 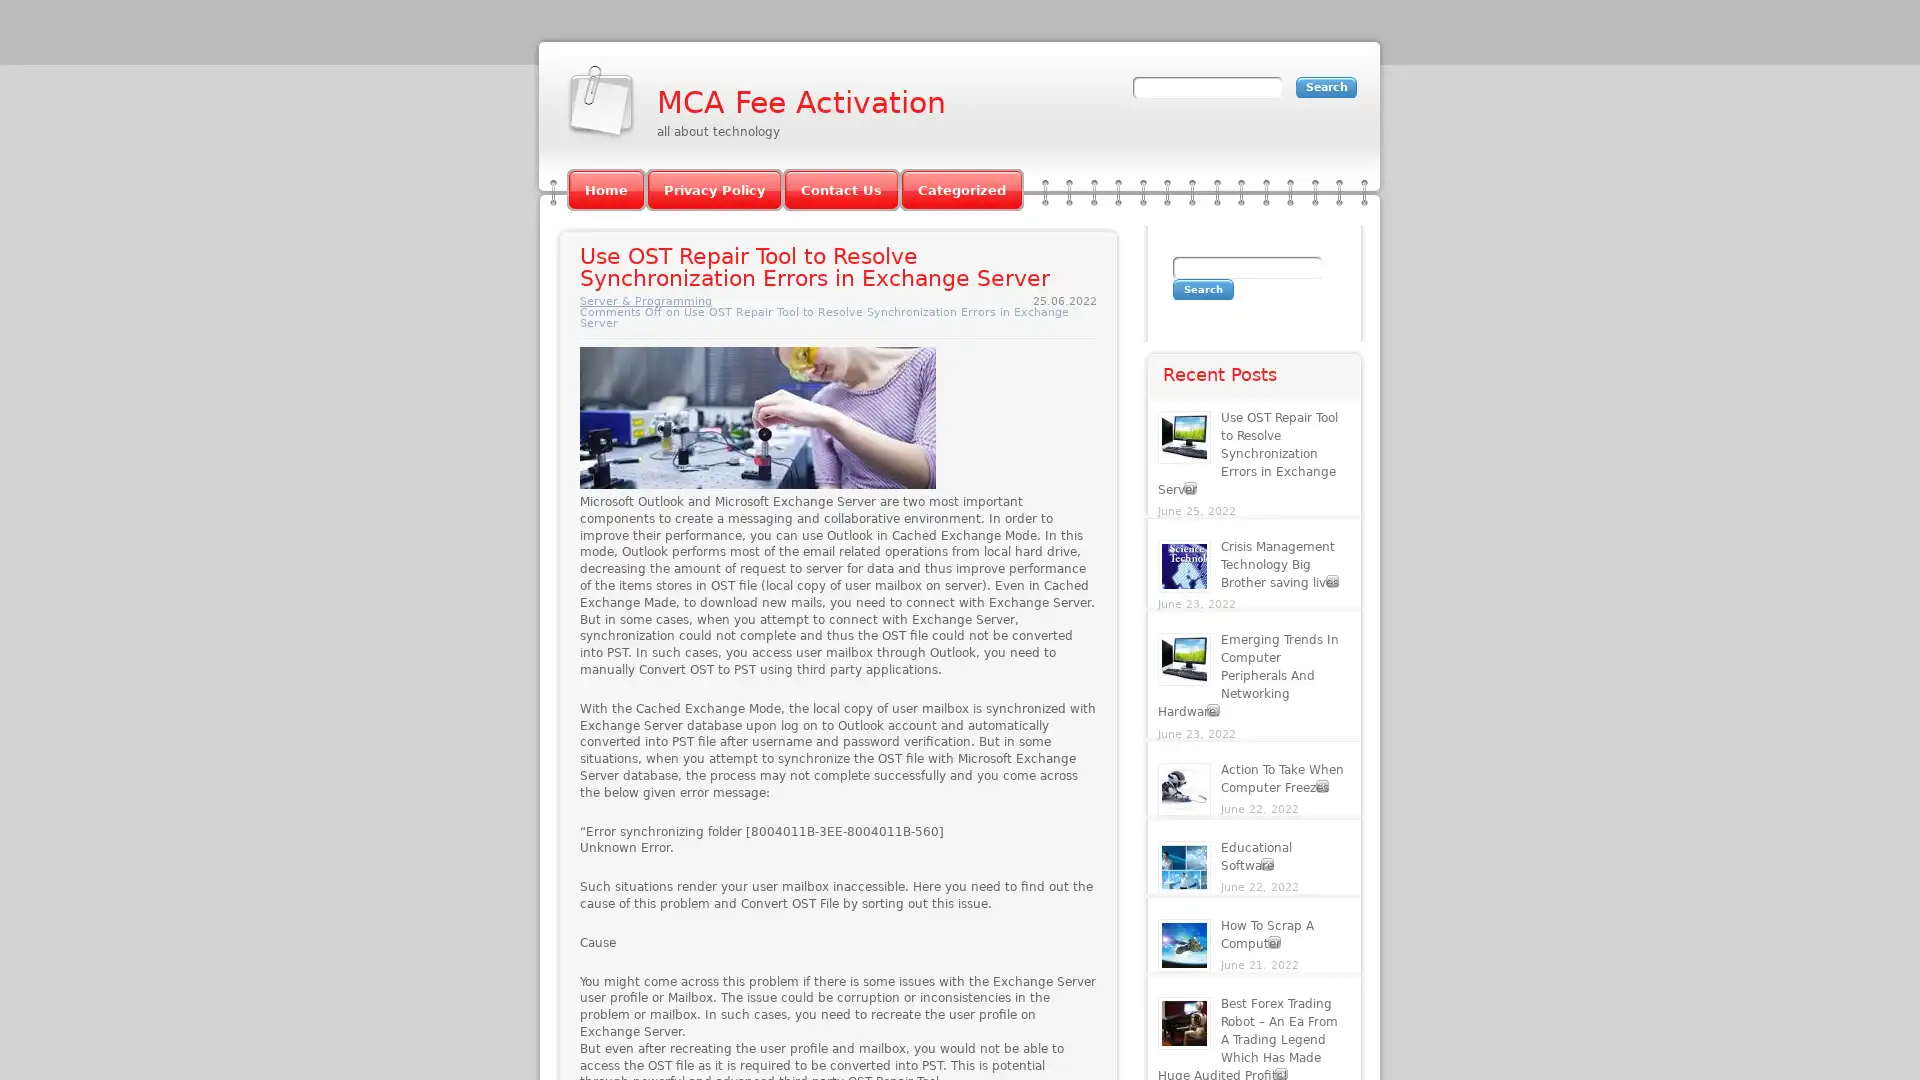 What do you see at coordinates (1202, 289) in the screenshot?
I see `Search` at bounding box center [1202, 289].